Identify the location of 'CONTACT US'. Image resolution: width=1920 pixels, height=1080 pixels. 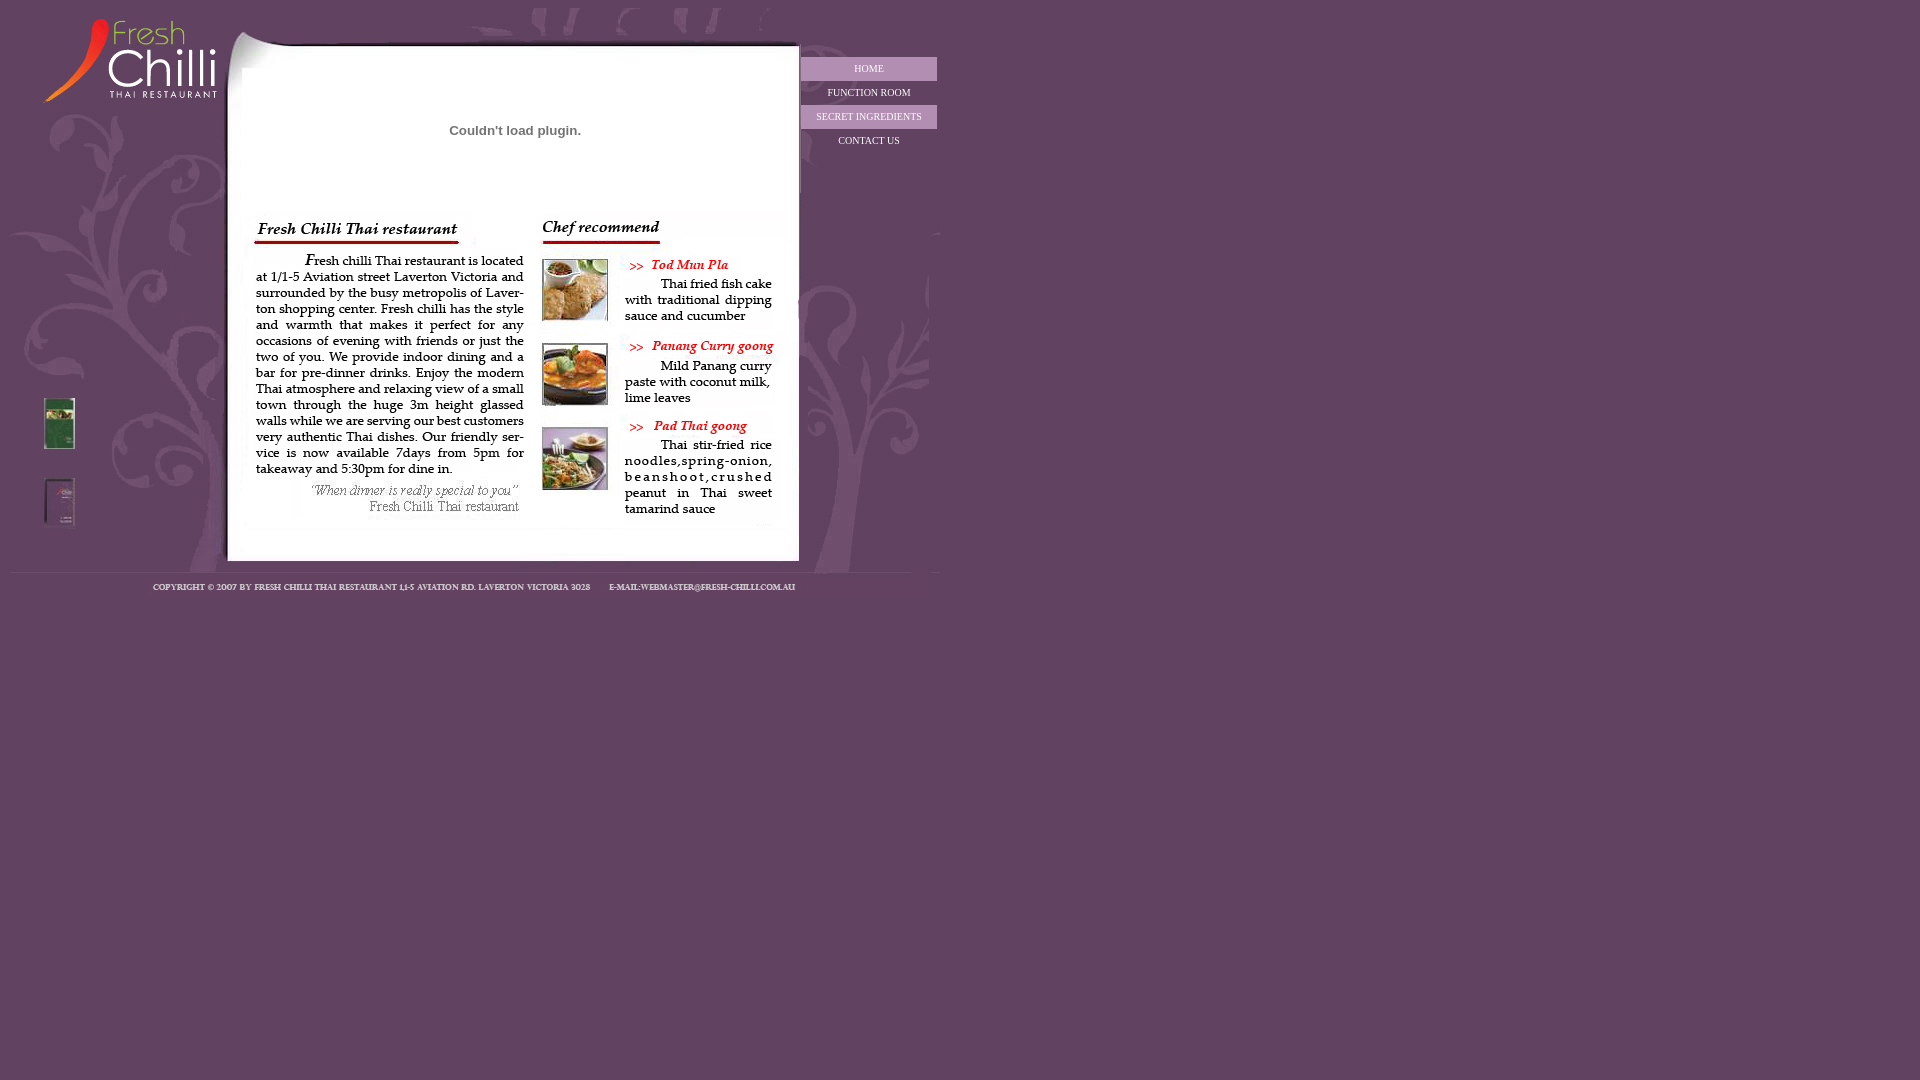
(838, 137).